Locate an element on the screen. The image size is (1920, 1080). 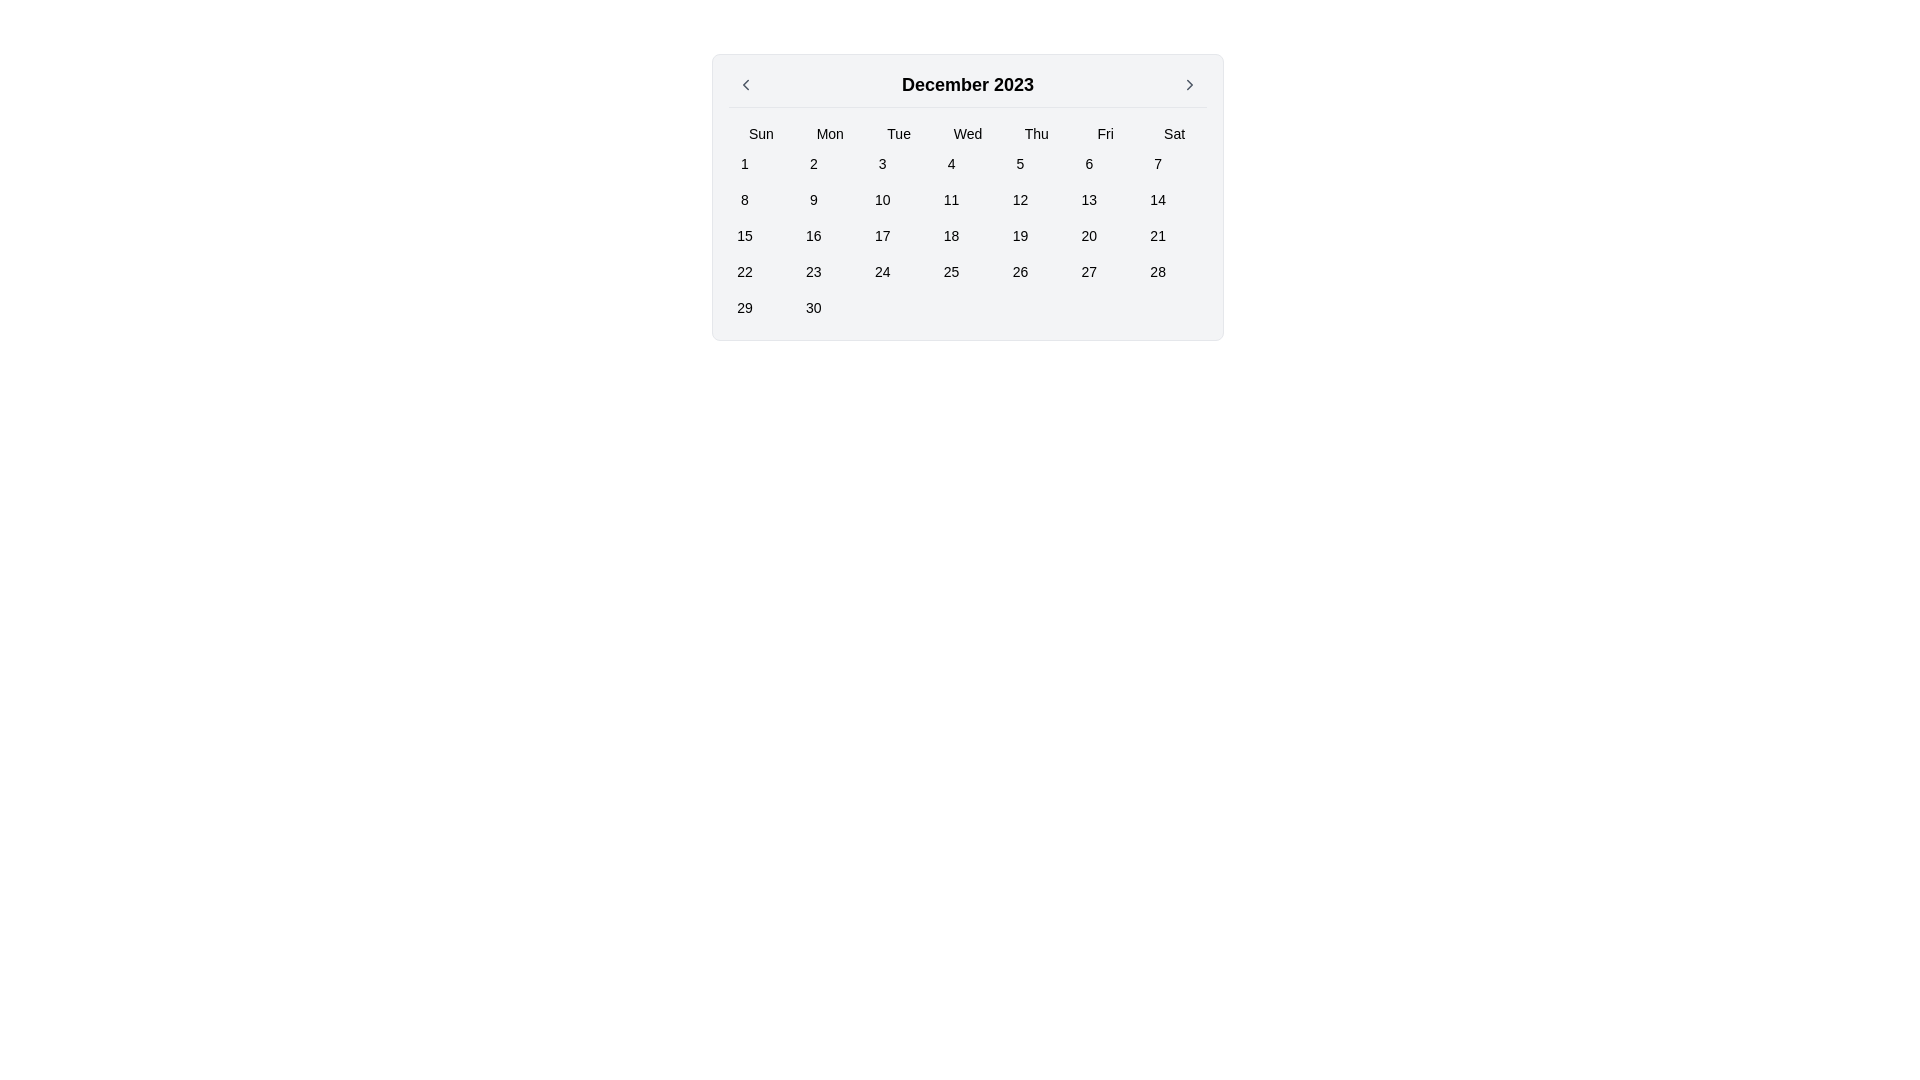
the interactive button representing December 23rd, 2023 in the calendar grid is located at coordinates (813, 272).